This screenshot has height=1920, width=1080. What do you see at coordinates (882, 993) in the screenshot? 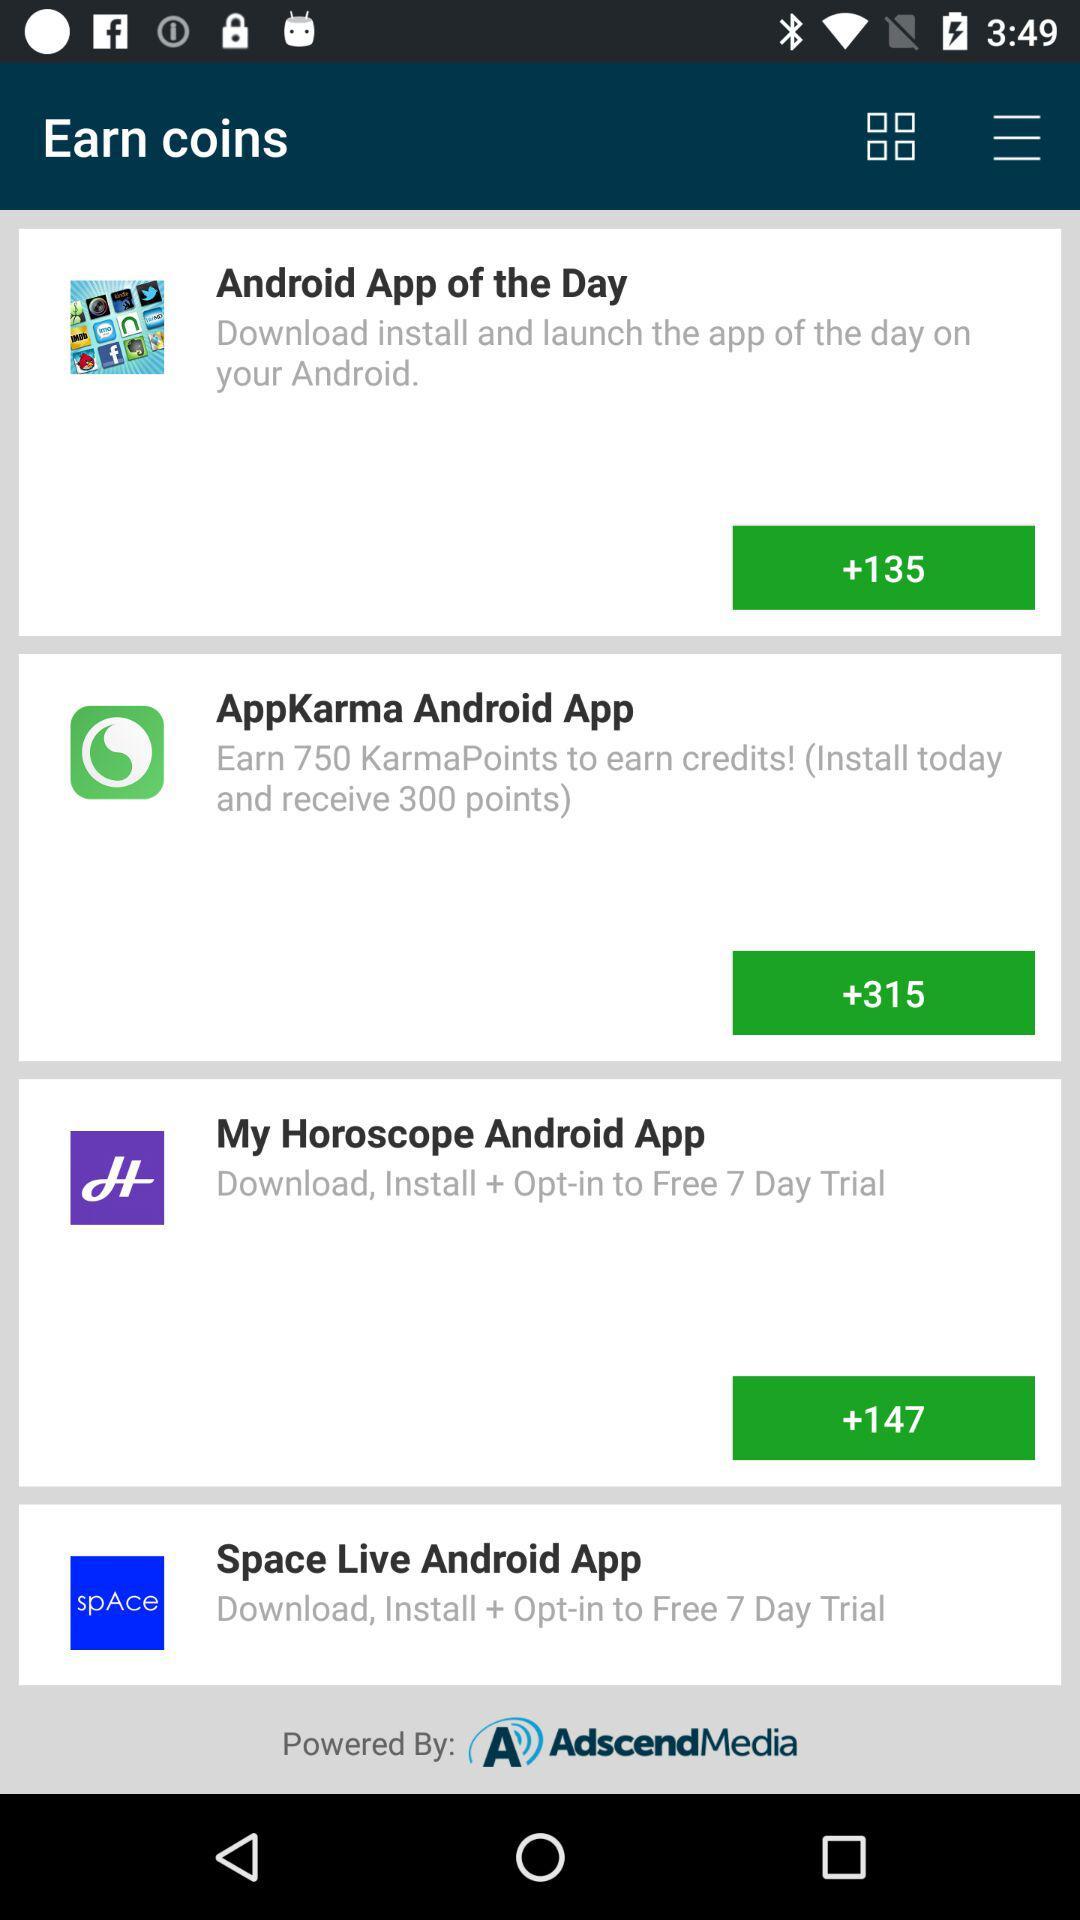
I see `item below the earn 750 karmapoints` at bounding box center [882, 993].